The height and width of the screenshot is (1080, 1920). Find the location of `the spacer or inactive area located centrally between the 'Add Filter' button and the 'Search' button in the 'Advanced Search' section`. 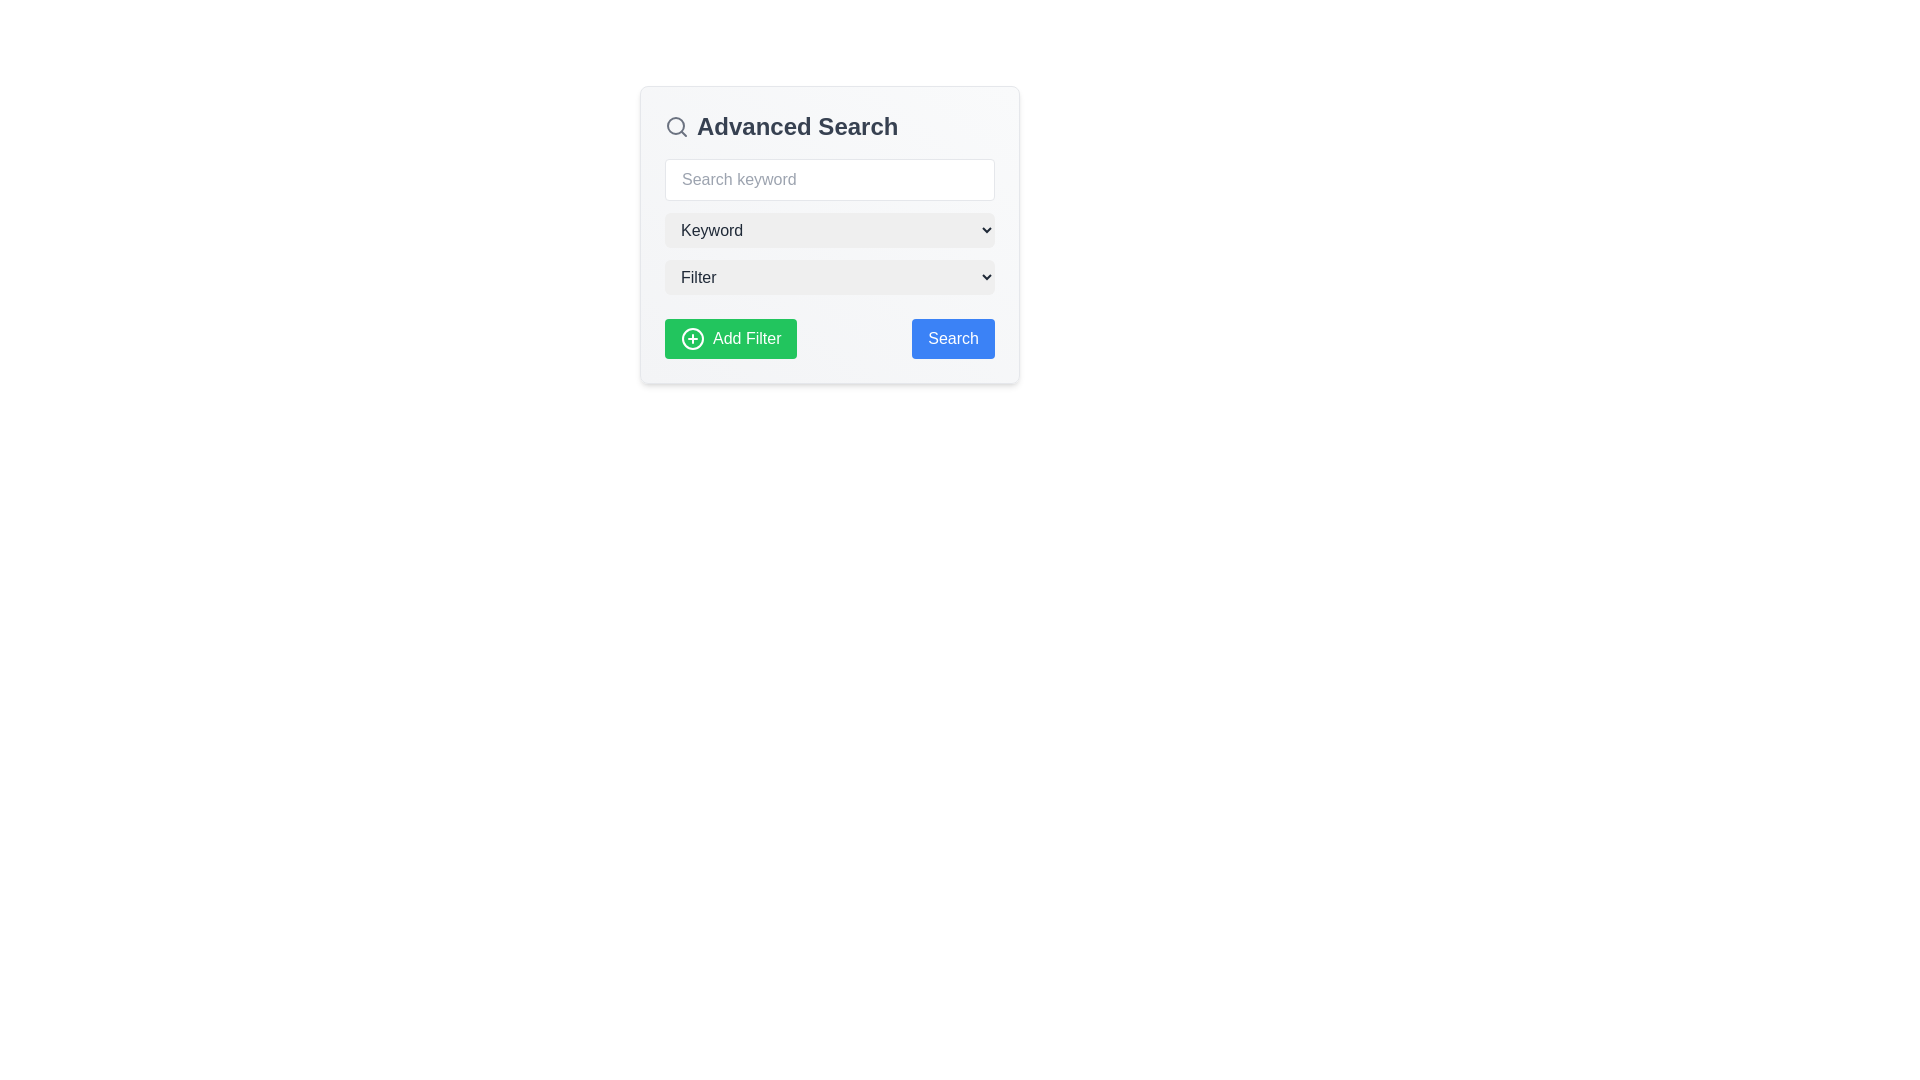

the spacer or inactive area located centrally between the 'Add Filter' button and the 'Search' button in the 'Advanced Search' section is located at coordinates (830, 338).